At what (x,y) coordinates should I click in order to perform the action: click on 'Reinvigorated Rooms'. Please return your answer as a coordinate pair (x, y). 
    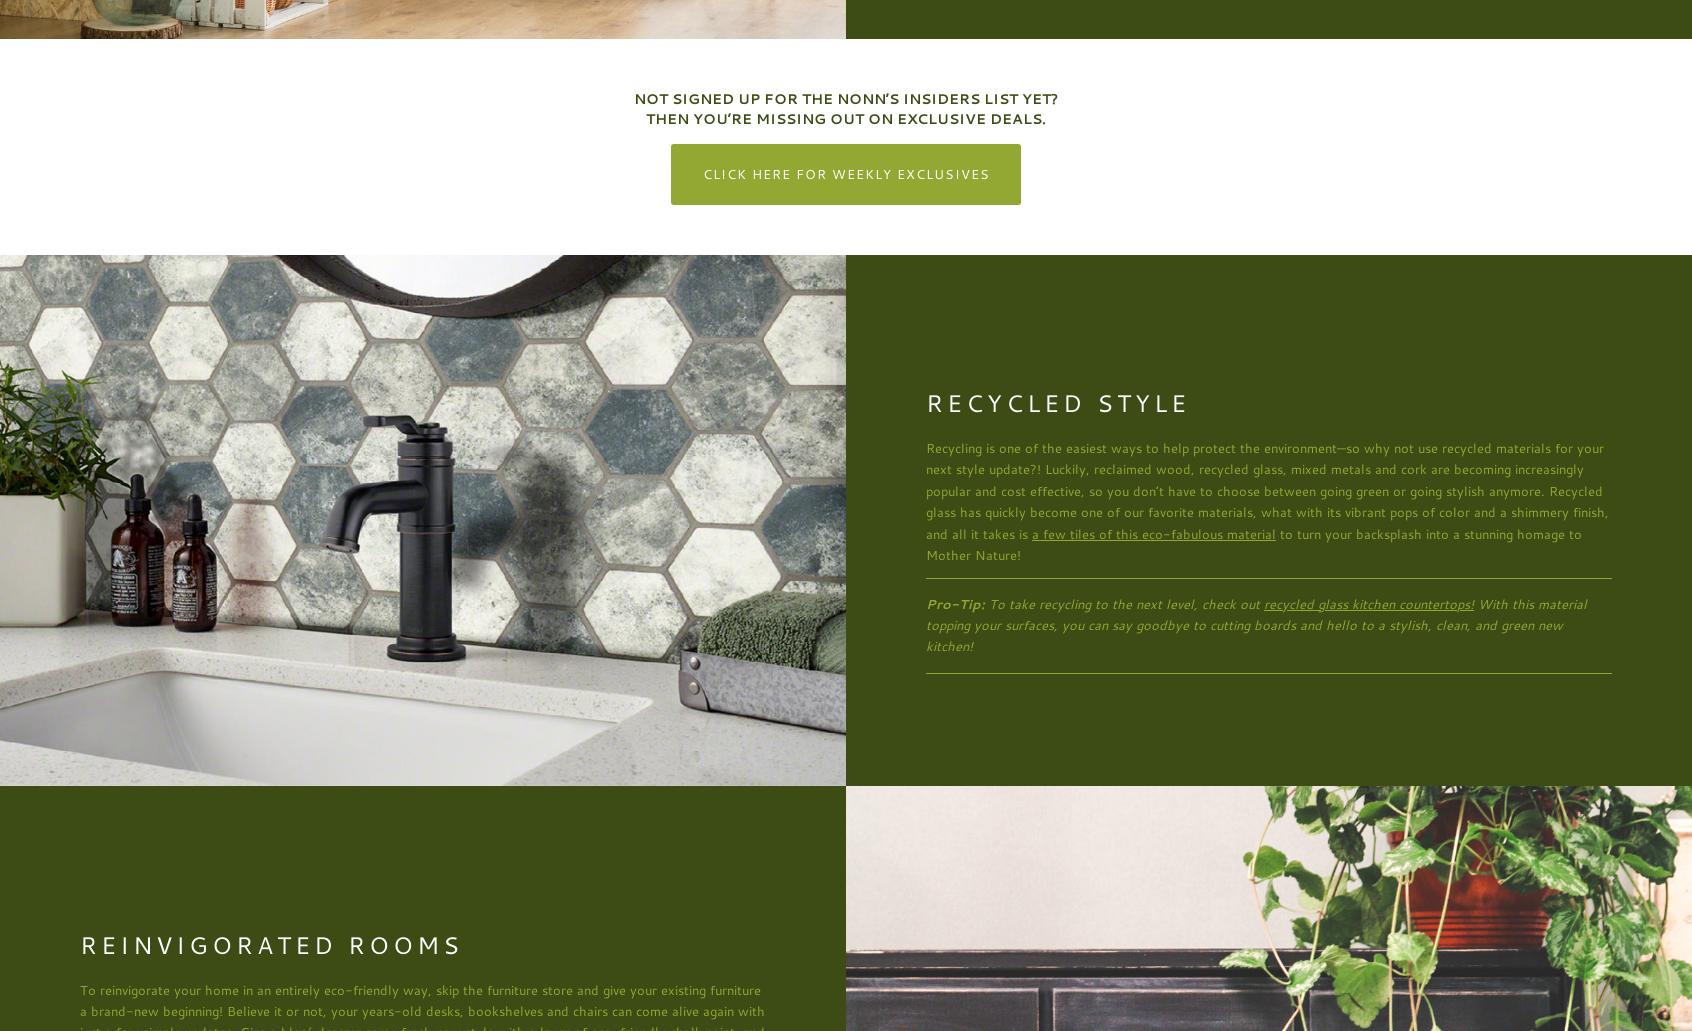
    Looking at the image, I should click on (271, 942).